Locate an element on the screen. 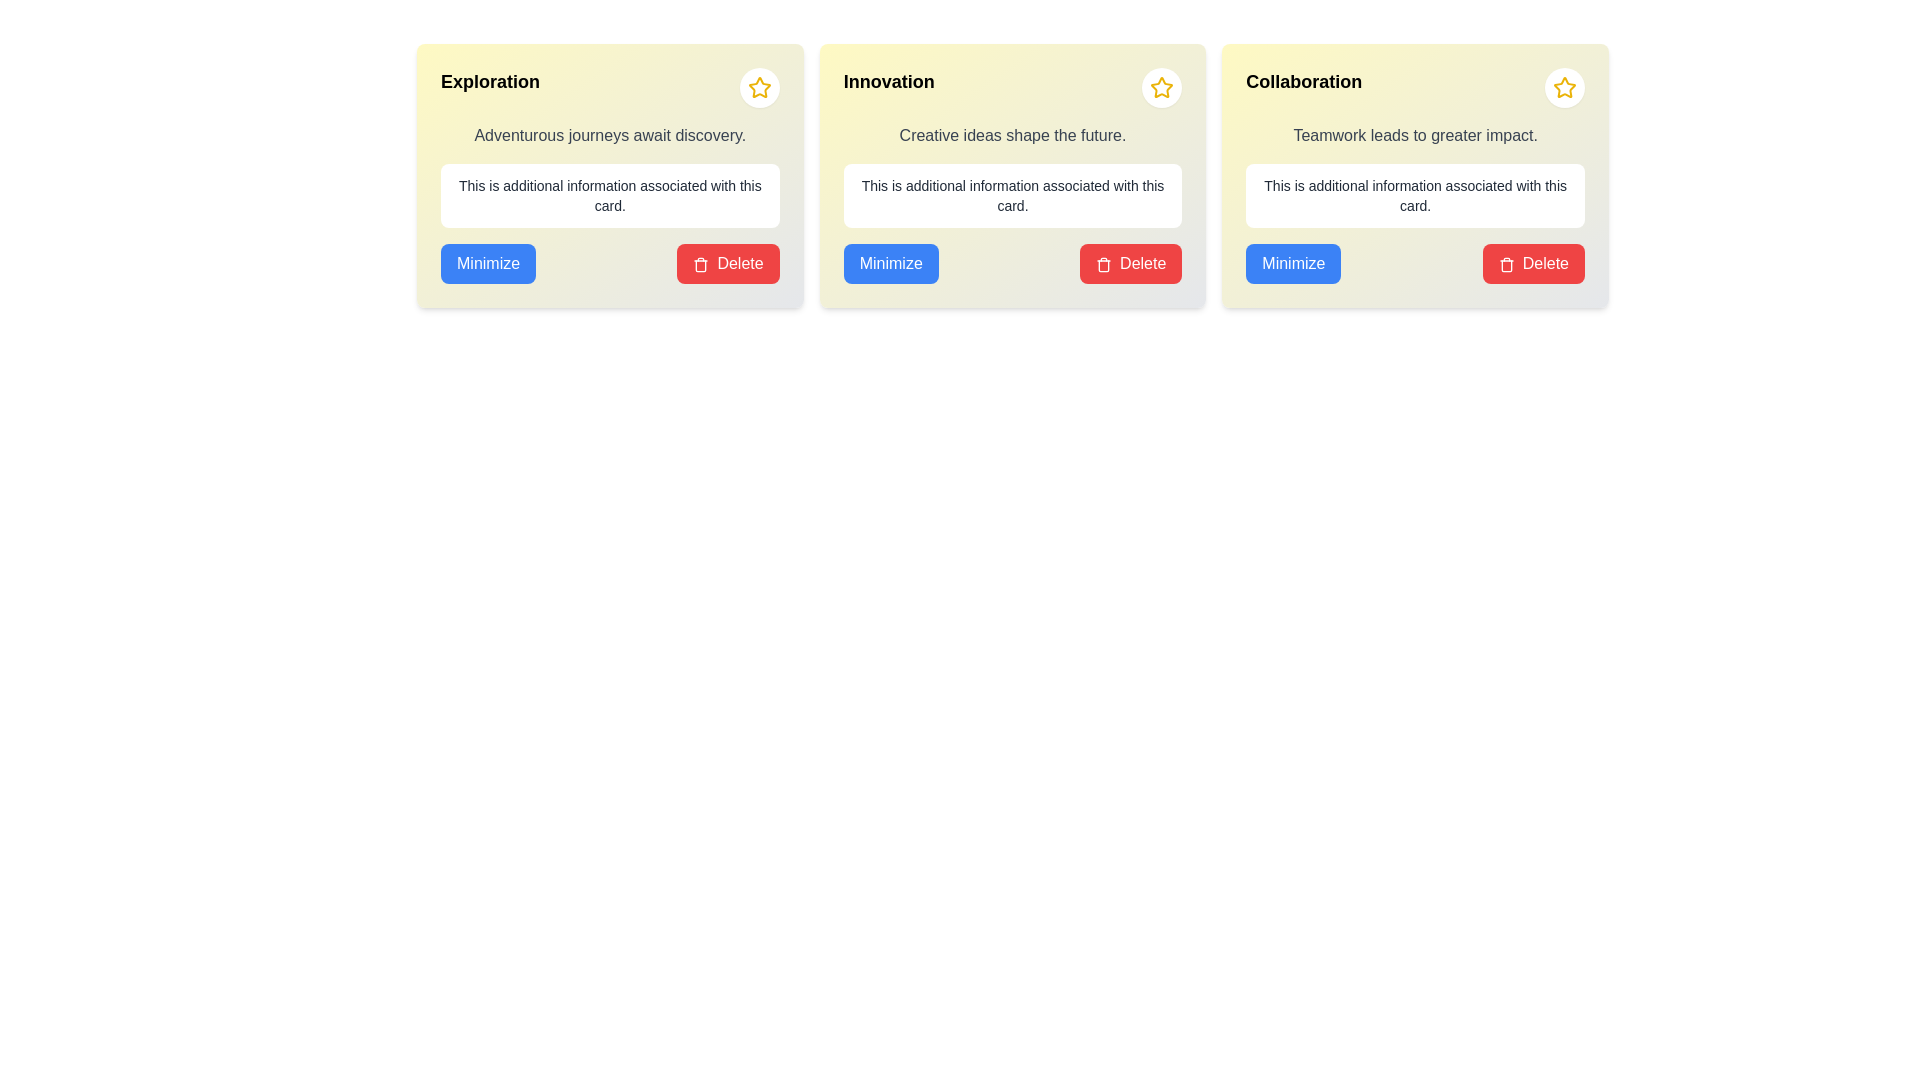 This screenshot has height=1080, width=1920. the static text element providing supplementary information about the card in the 'Exploration' section is located at coordinates (609, 196).